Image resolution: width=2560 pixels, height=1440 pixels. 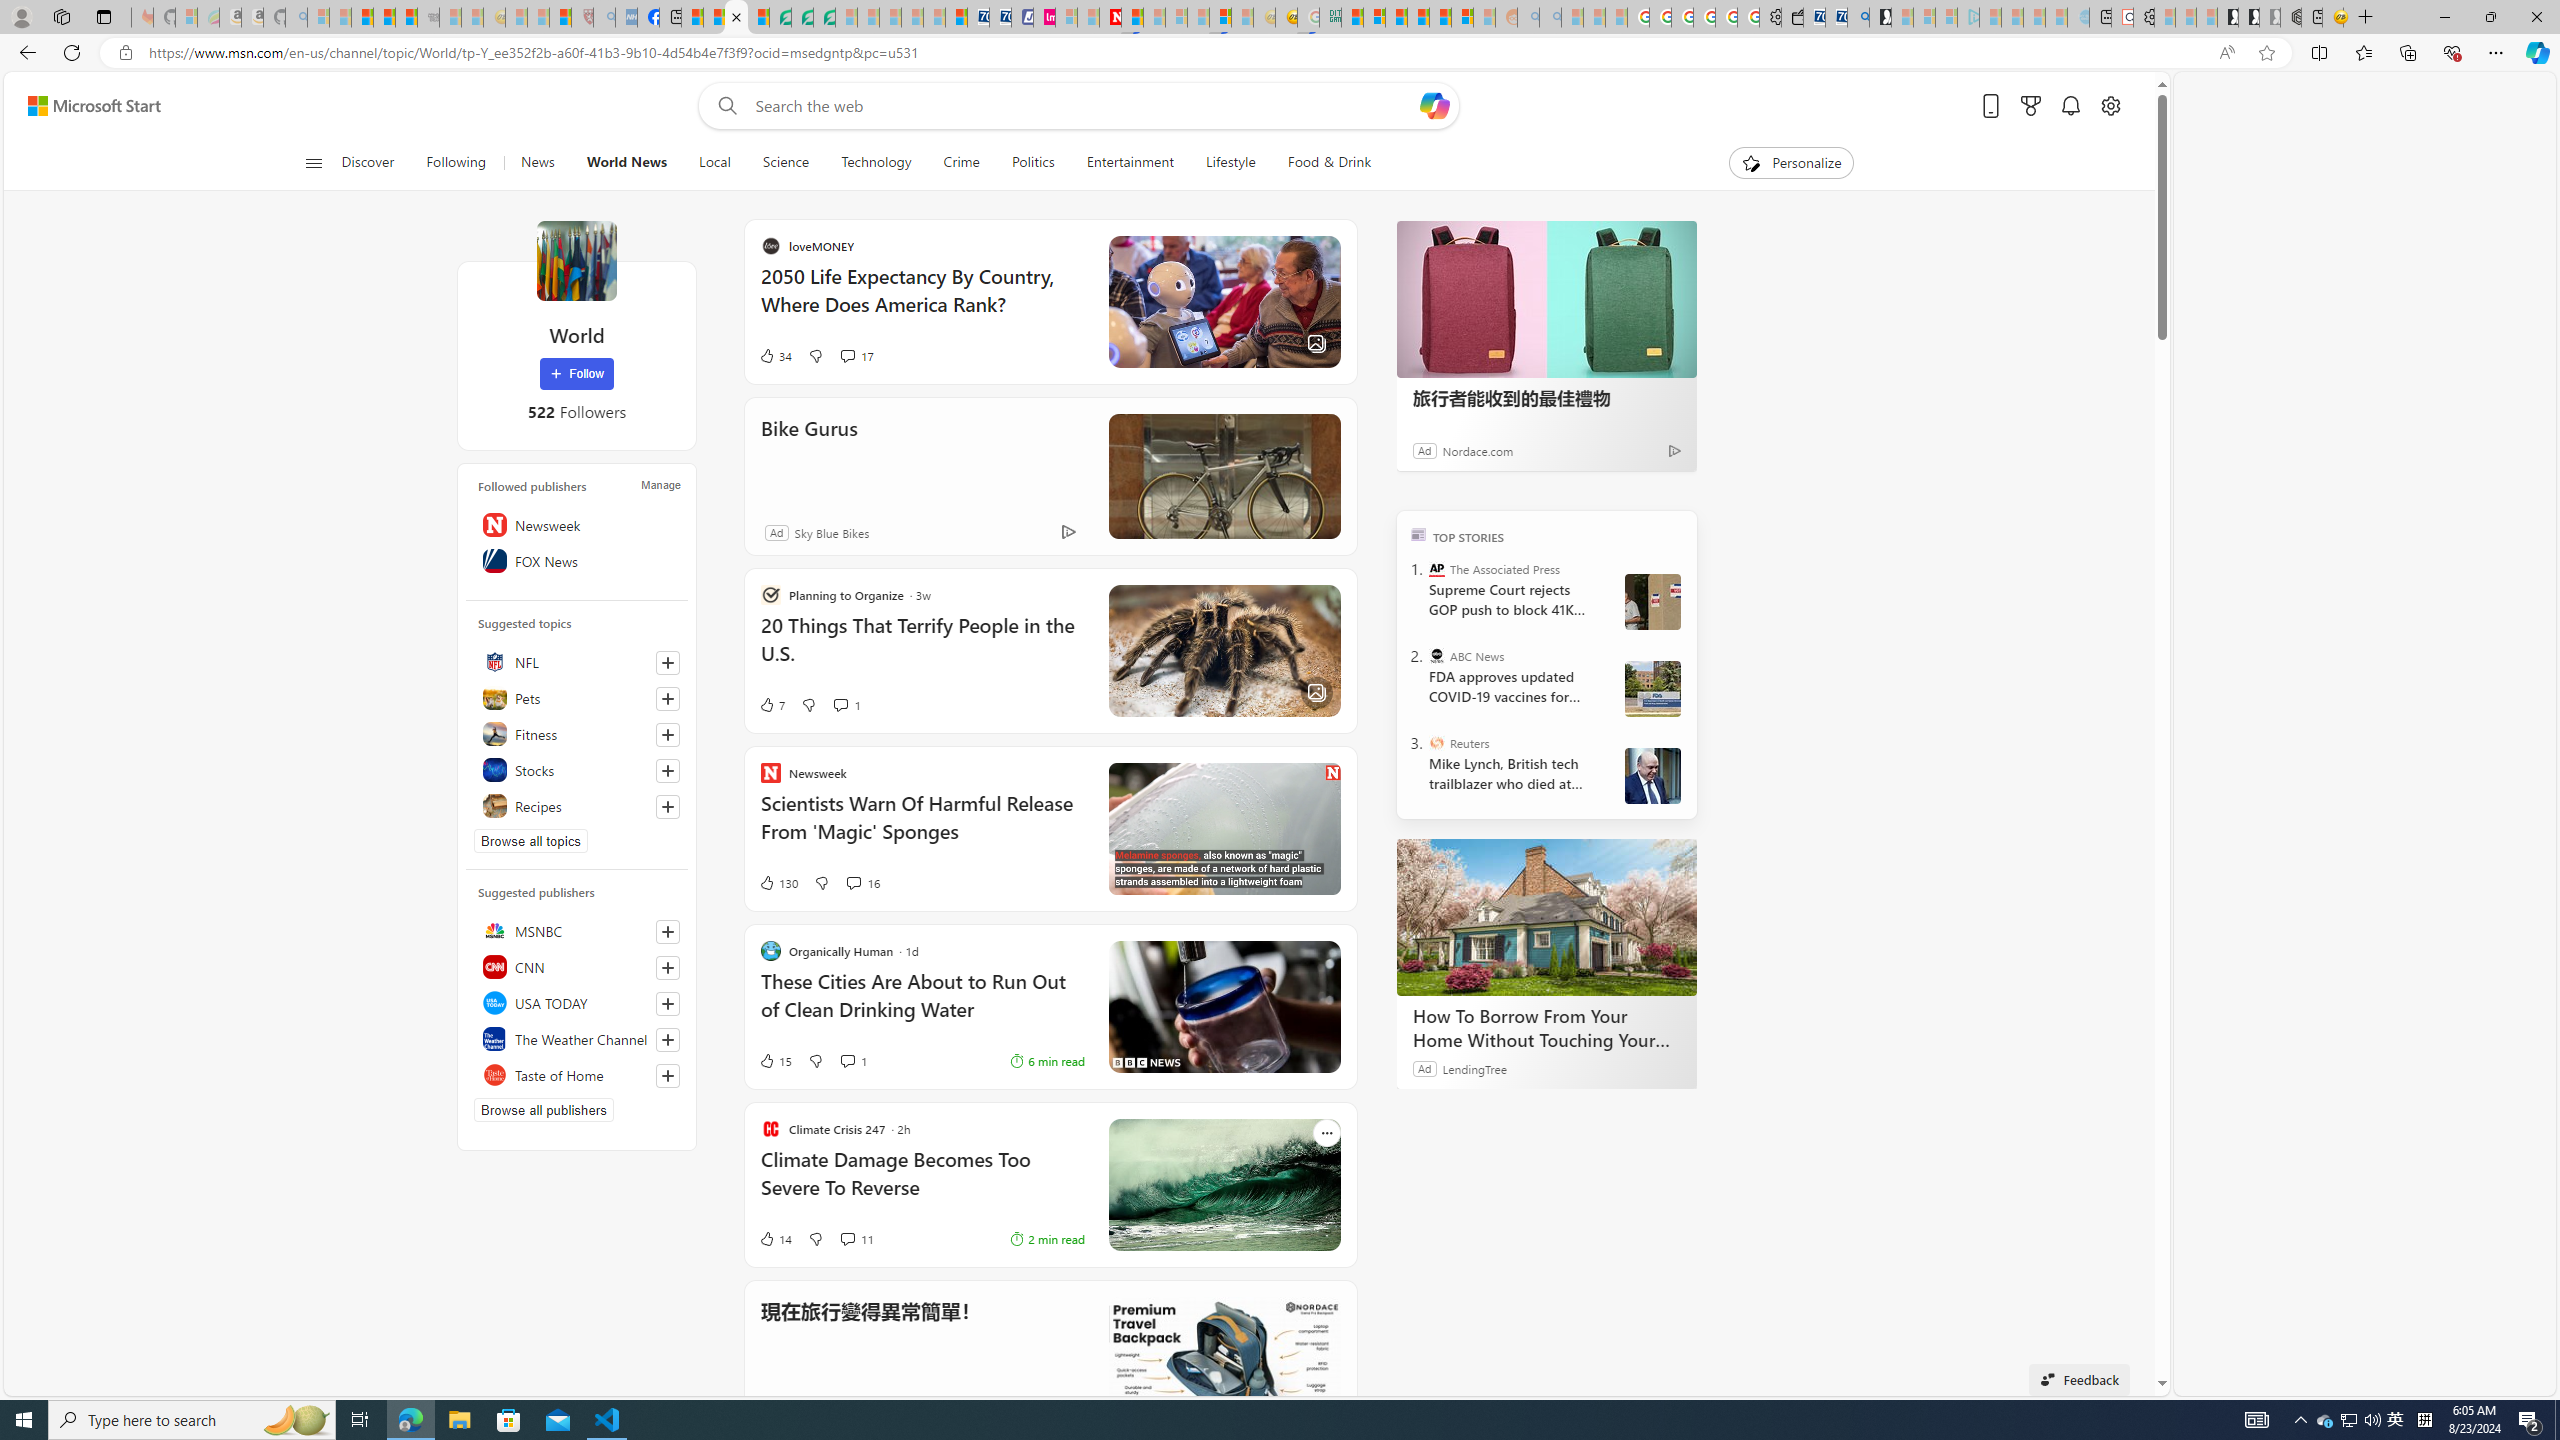 What do you see at coordinates (1043, 16) in the screenshot?
I see `'Jobs - lastminute.com Investor Portal'` at bounding box center [1043, 16].